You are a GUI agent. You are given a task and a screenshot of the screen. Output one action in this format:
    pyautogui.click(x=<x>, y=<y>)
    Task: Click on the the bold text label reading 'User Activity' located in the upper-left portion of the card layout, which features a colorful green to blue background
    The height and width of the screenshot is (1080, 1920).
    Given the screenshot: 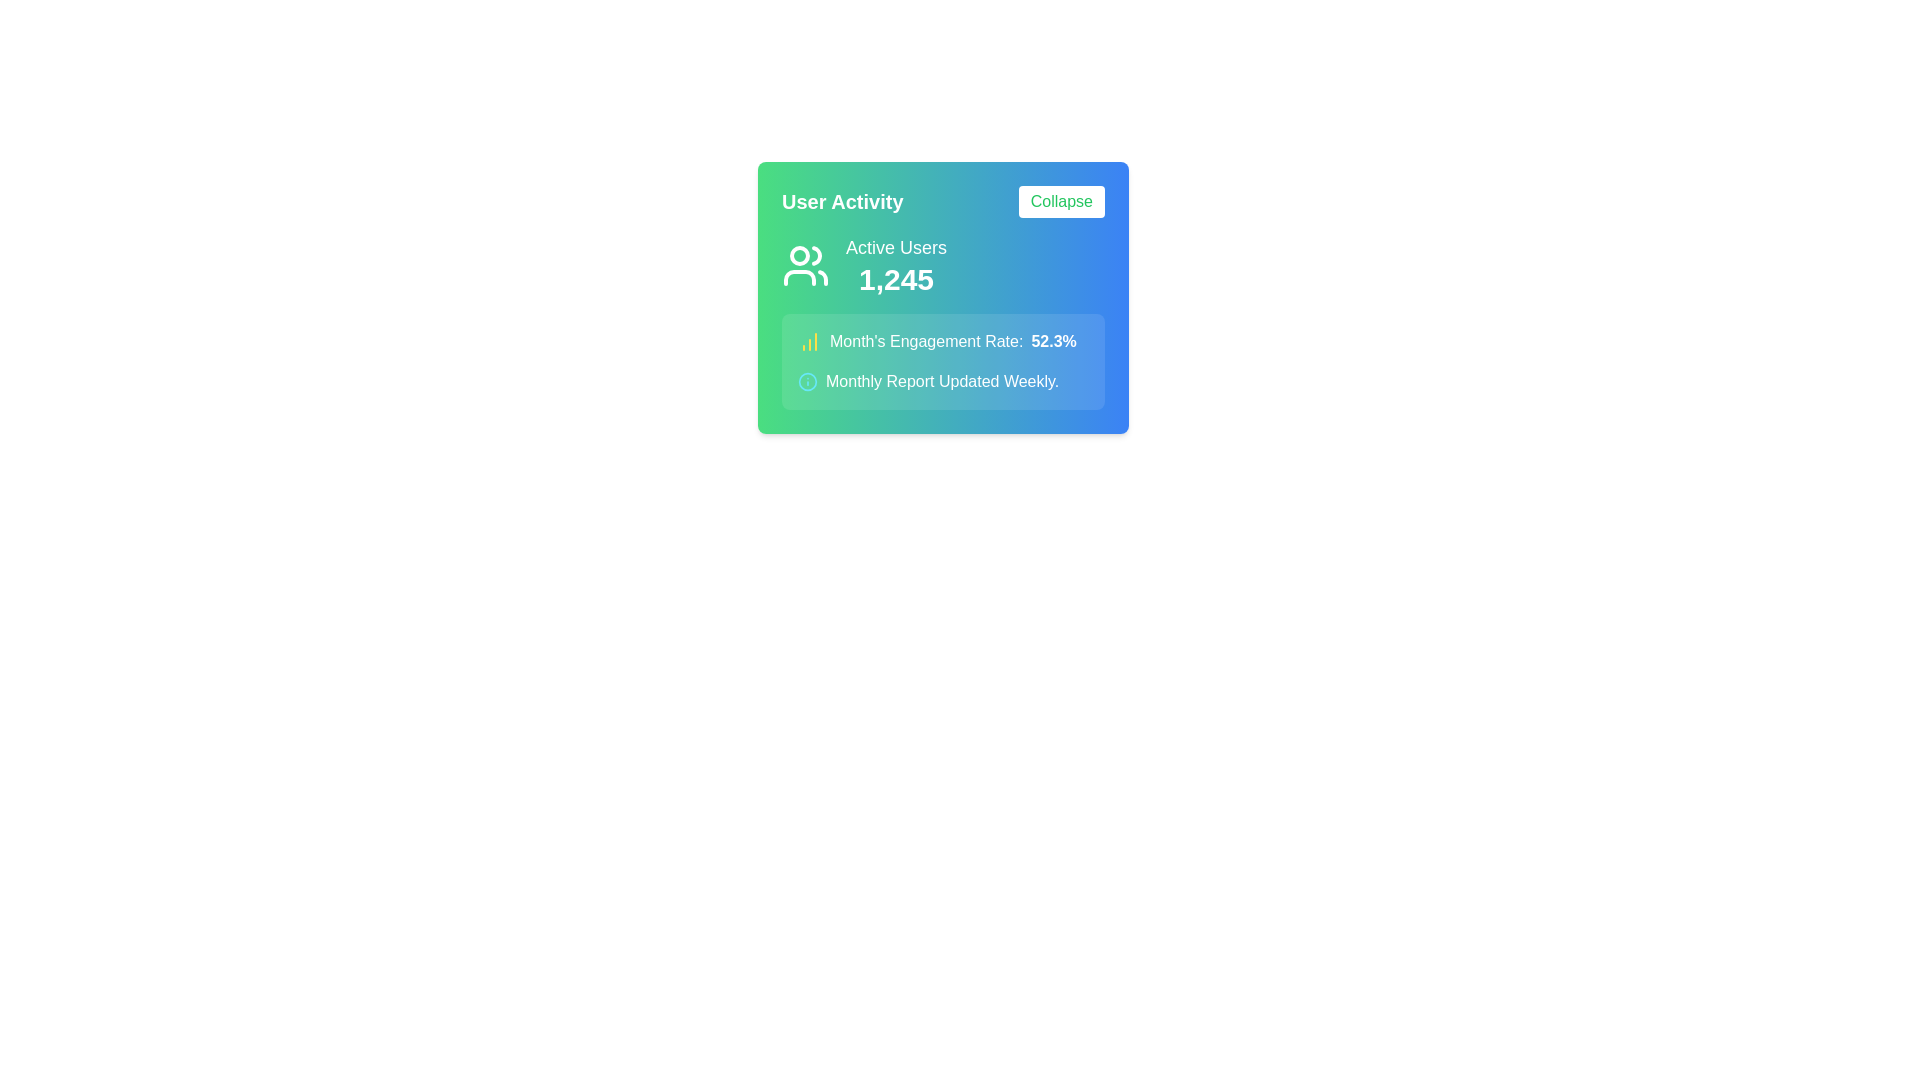 What is the action you would take?
    pyautogui.click(x=842, y=201)
    